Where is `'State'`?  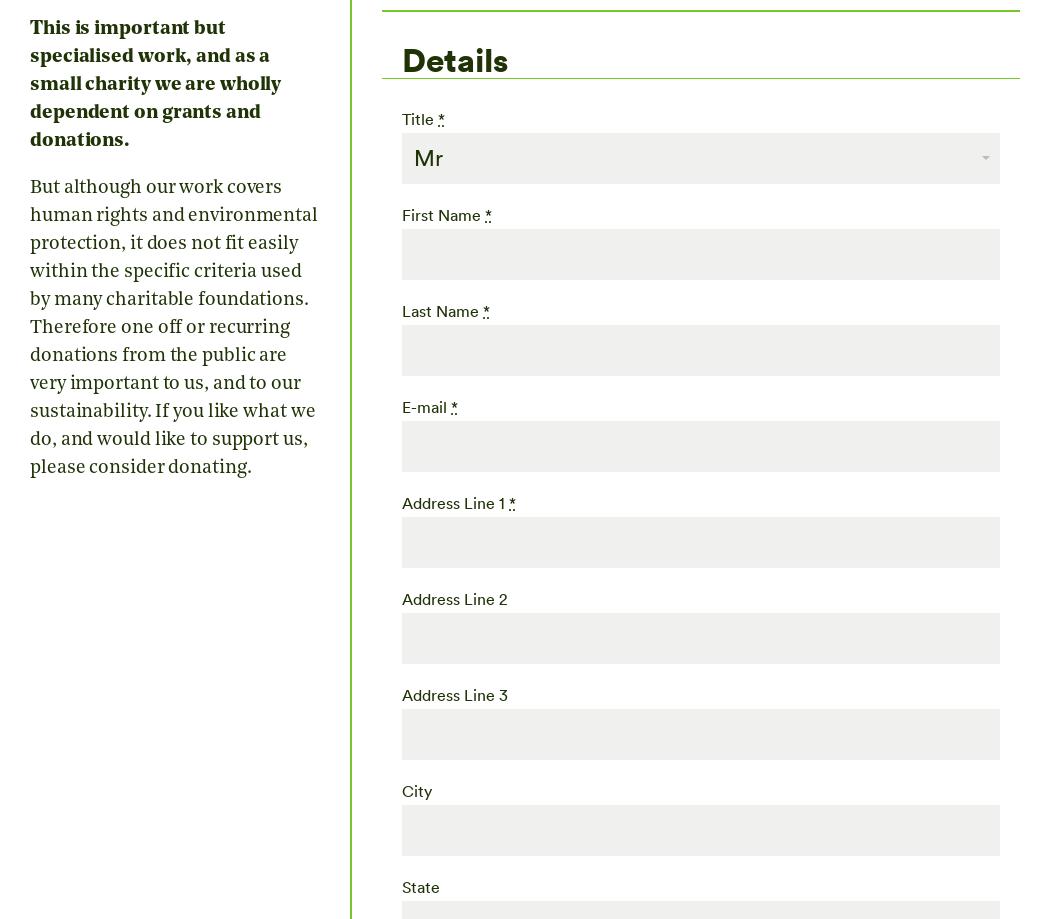
'State' is located at coordinates (420, 885).